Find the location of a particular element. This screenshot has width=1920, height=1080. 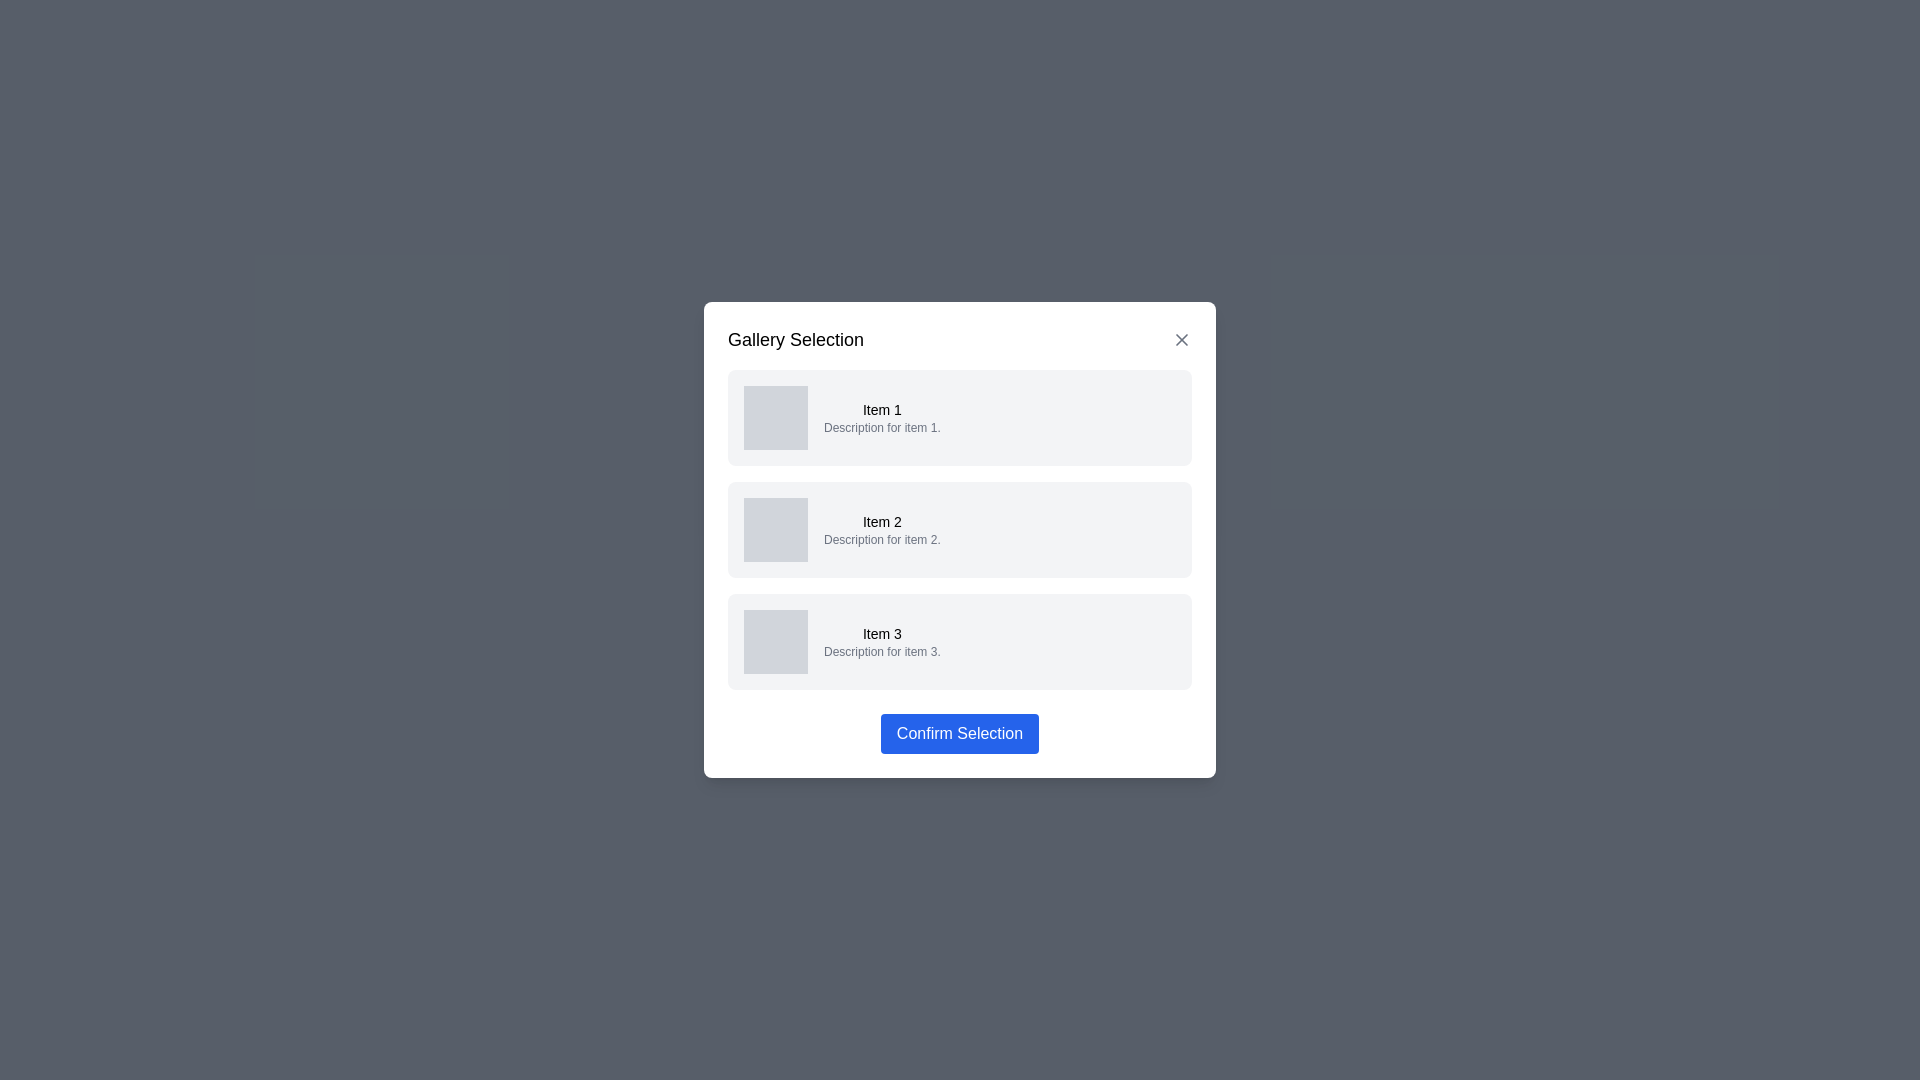

the close button located in the top-right corner of the 'Gallery Selection' modal is located at coordinates (1181, 338).